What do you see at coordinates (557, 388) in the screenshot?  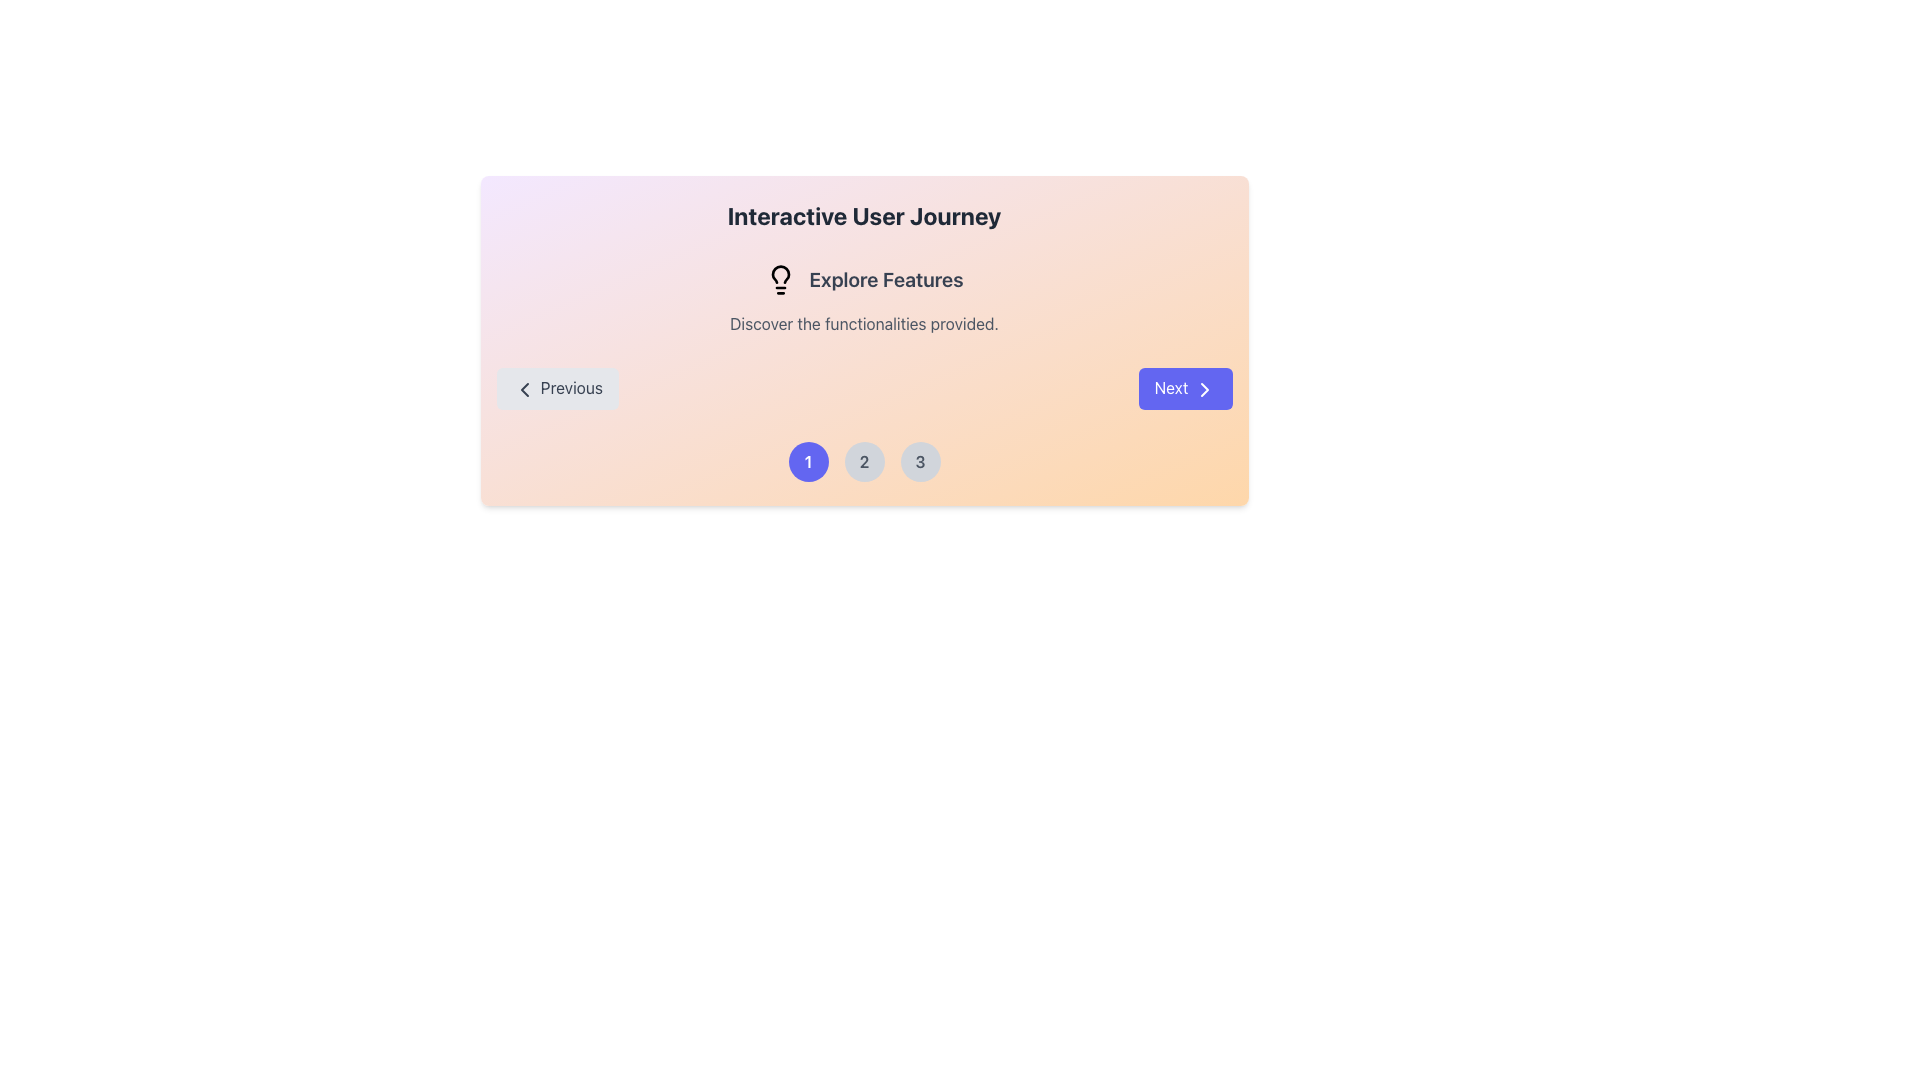 I see `the leftmost button in the navigation bar that allows users to navigate to a previous step by` at bounding box center [557, 388].